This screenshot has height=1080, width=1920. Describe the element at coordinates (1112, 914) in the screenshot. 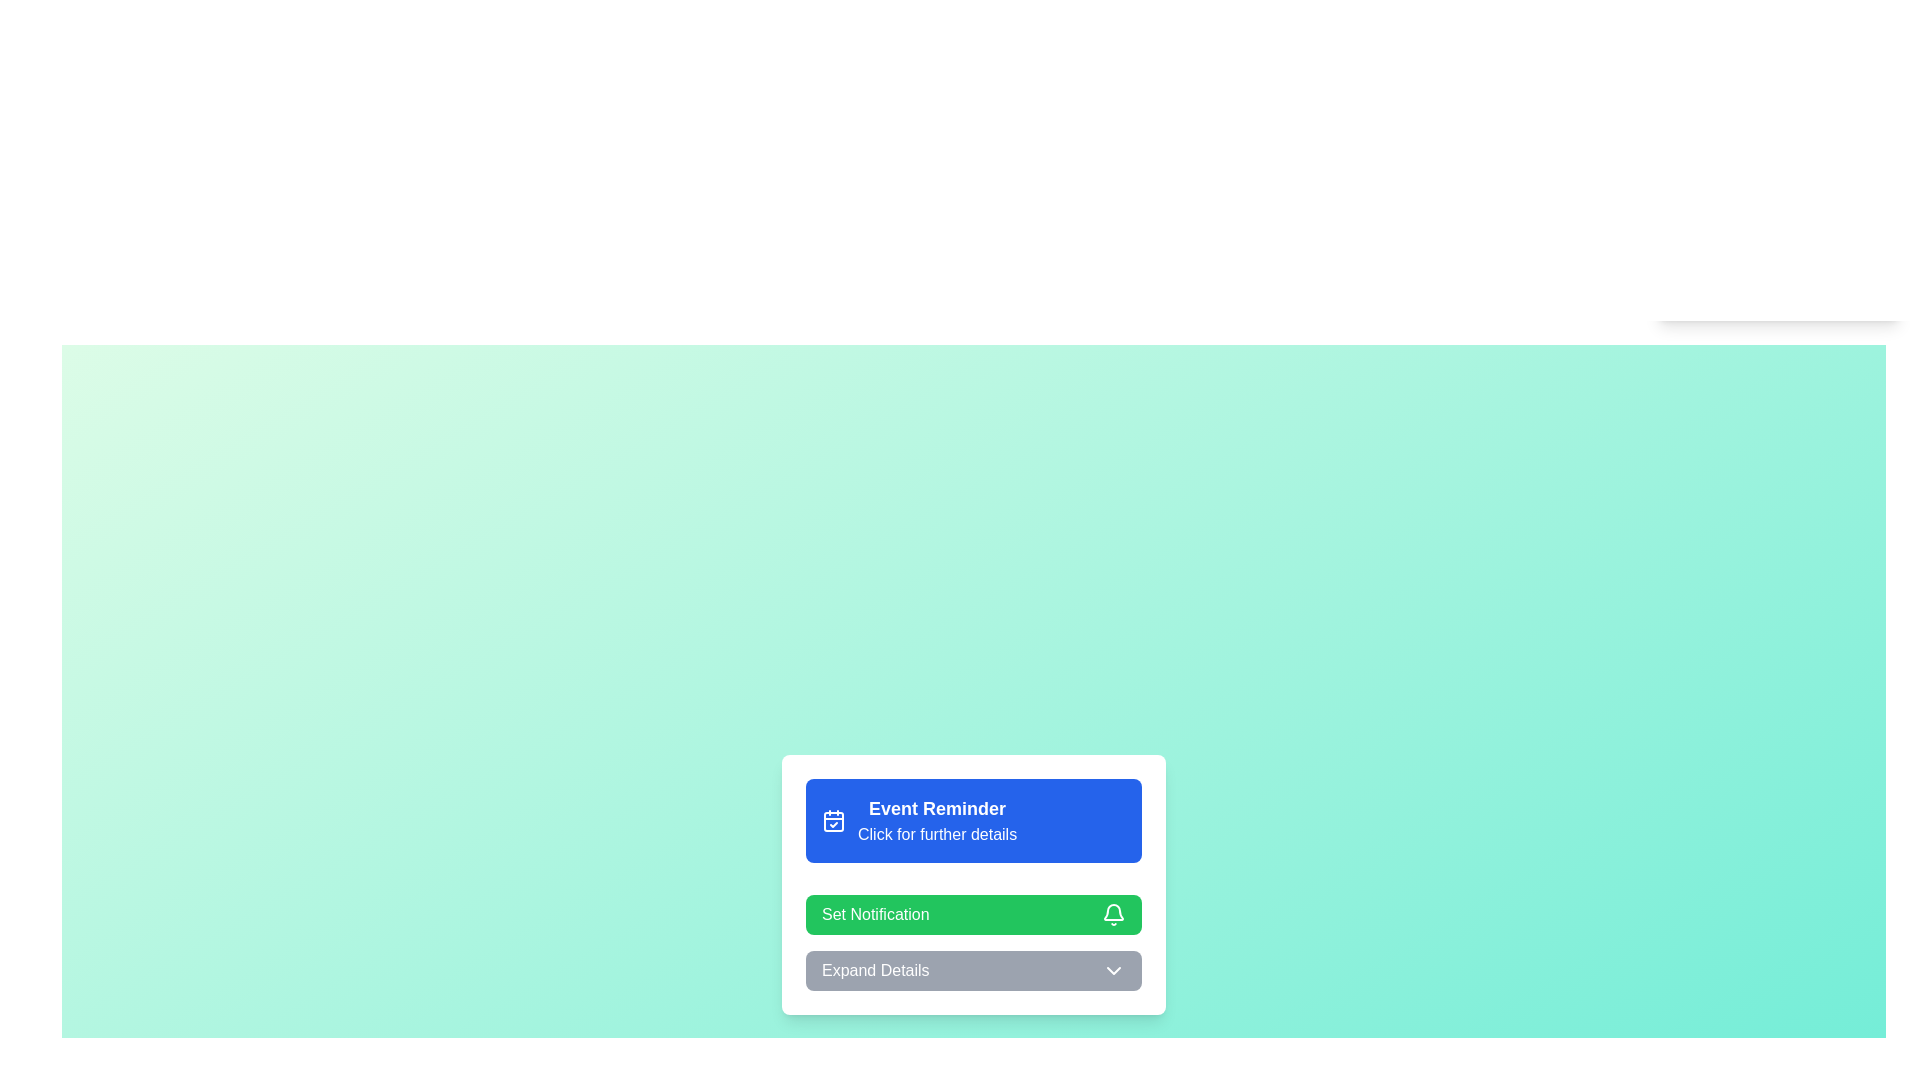

I see `the bell-shaped icon located directly to the right of the 'Set Notification' button` at that location.